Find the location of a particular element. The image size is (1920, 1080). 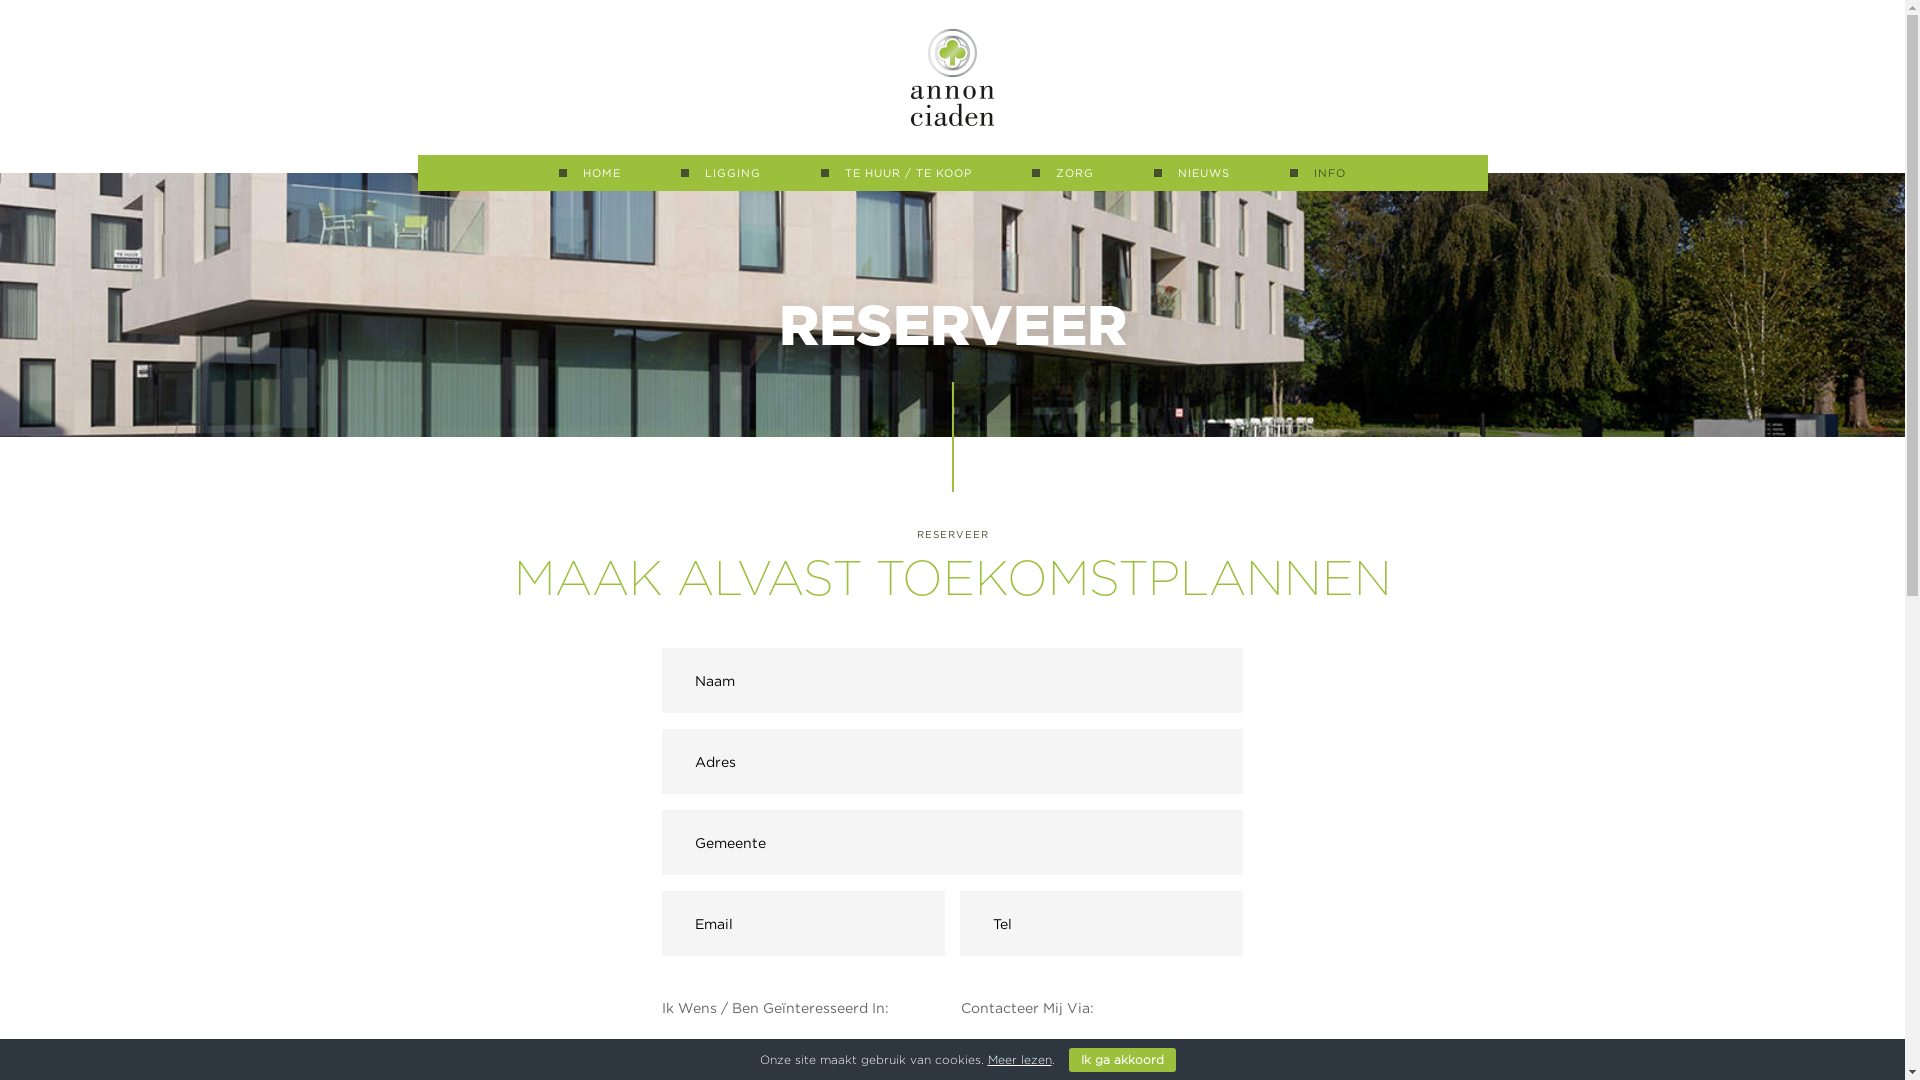

'Ik ga akkoord' is located at coordinates (1067, 1059).